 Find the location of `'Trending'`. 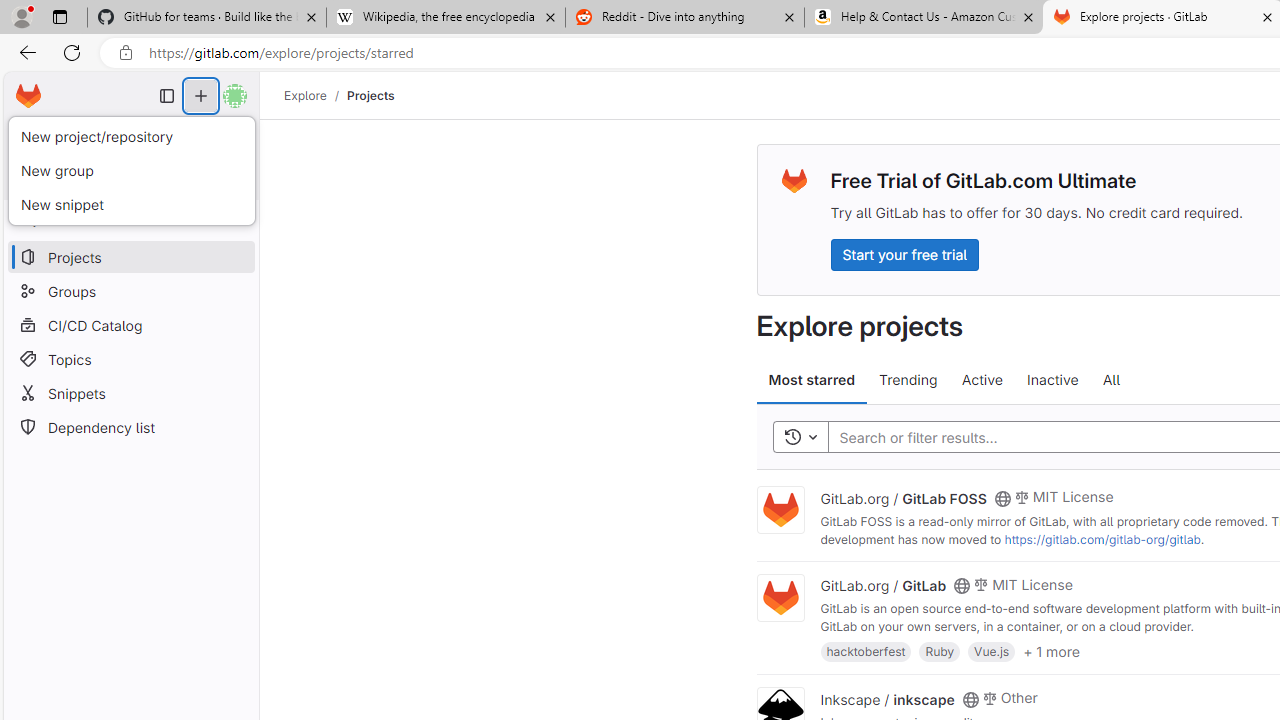

'Trending' is located at coordinates (907, 380).